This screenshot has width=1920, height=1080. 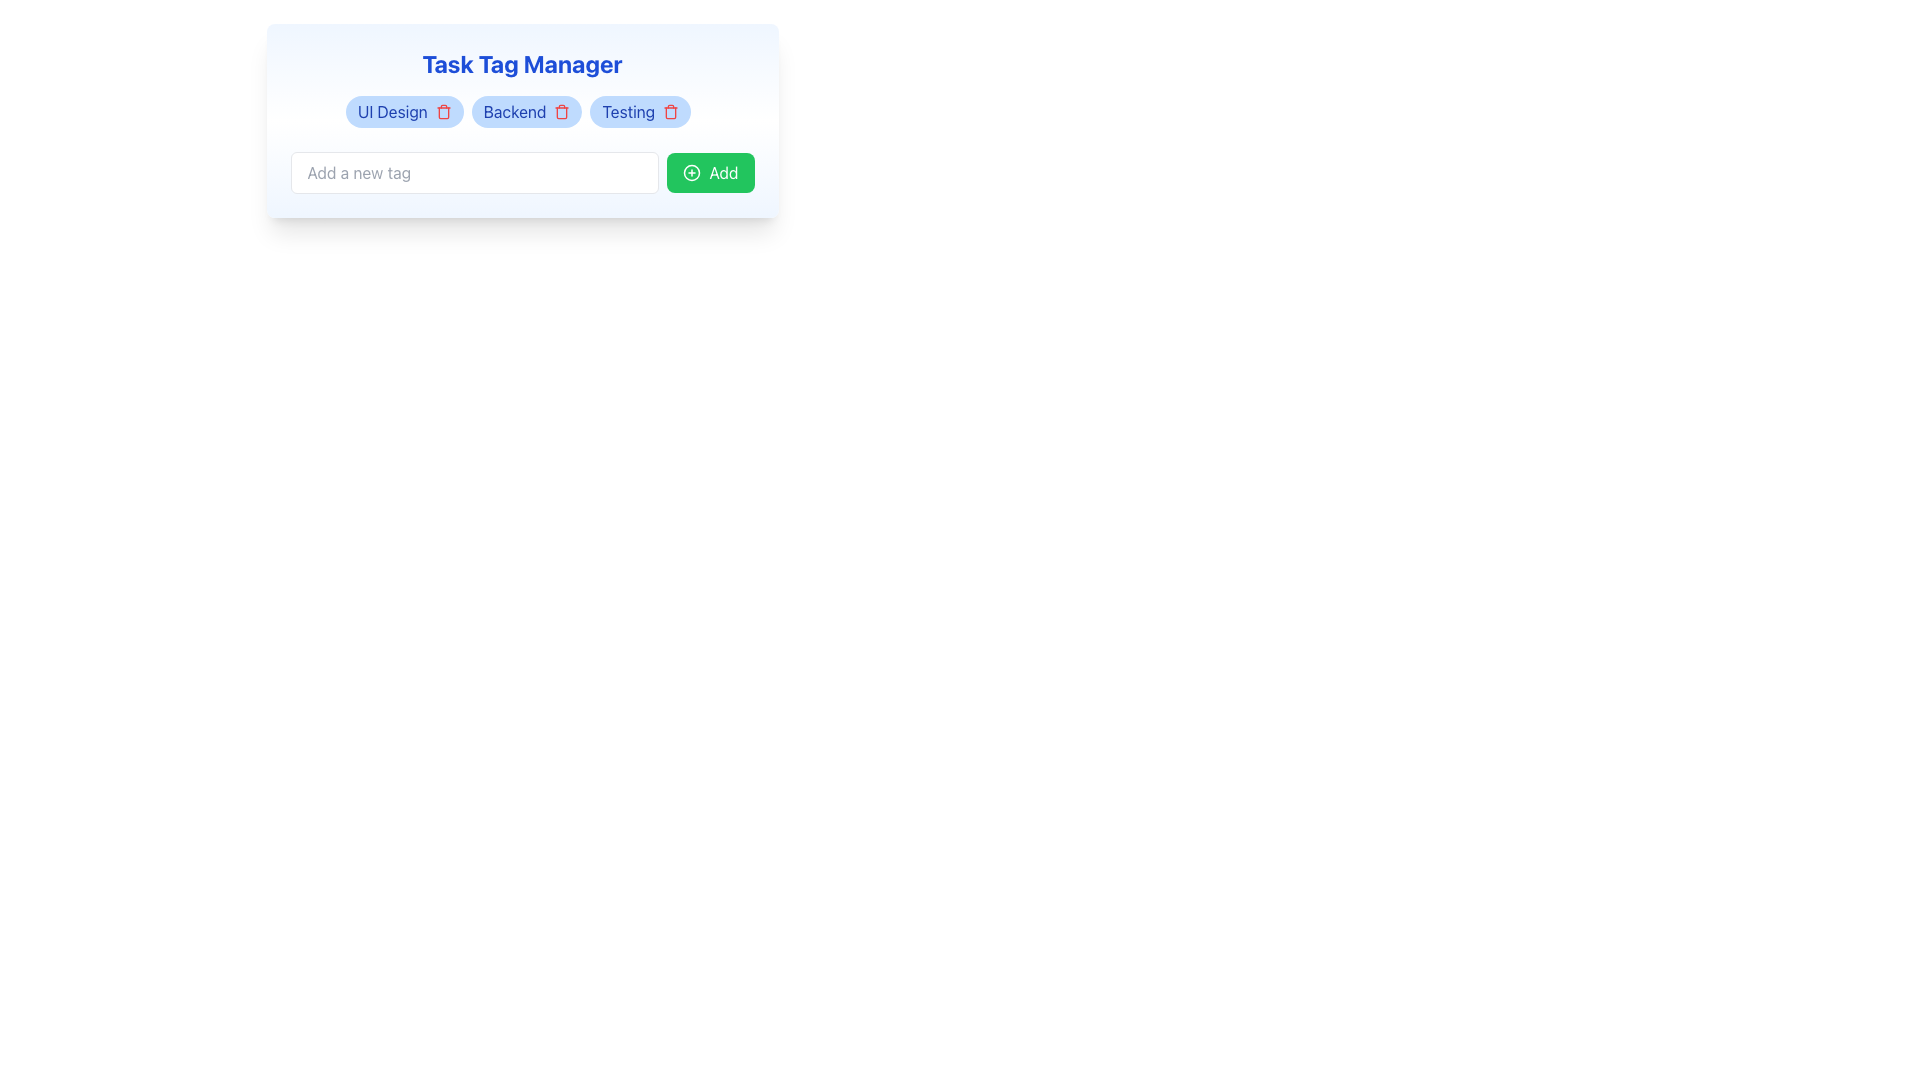 What do you see at coordinates (522, 120) in the screenshot?
I see `the rounded blue pill-shaped label with the text 'Backend' located centrally in the row of tags under 'Task Tag Manager'` at bounding box center [522, 120].